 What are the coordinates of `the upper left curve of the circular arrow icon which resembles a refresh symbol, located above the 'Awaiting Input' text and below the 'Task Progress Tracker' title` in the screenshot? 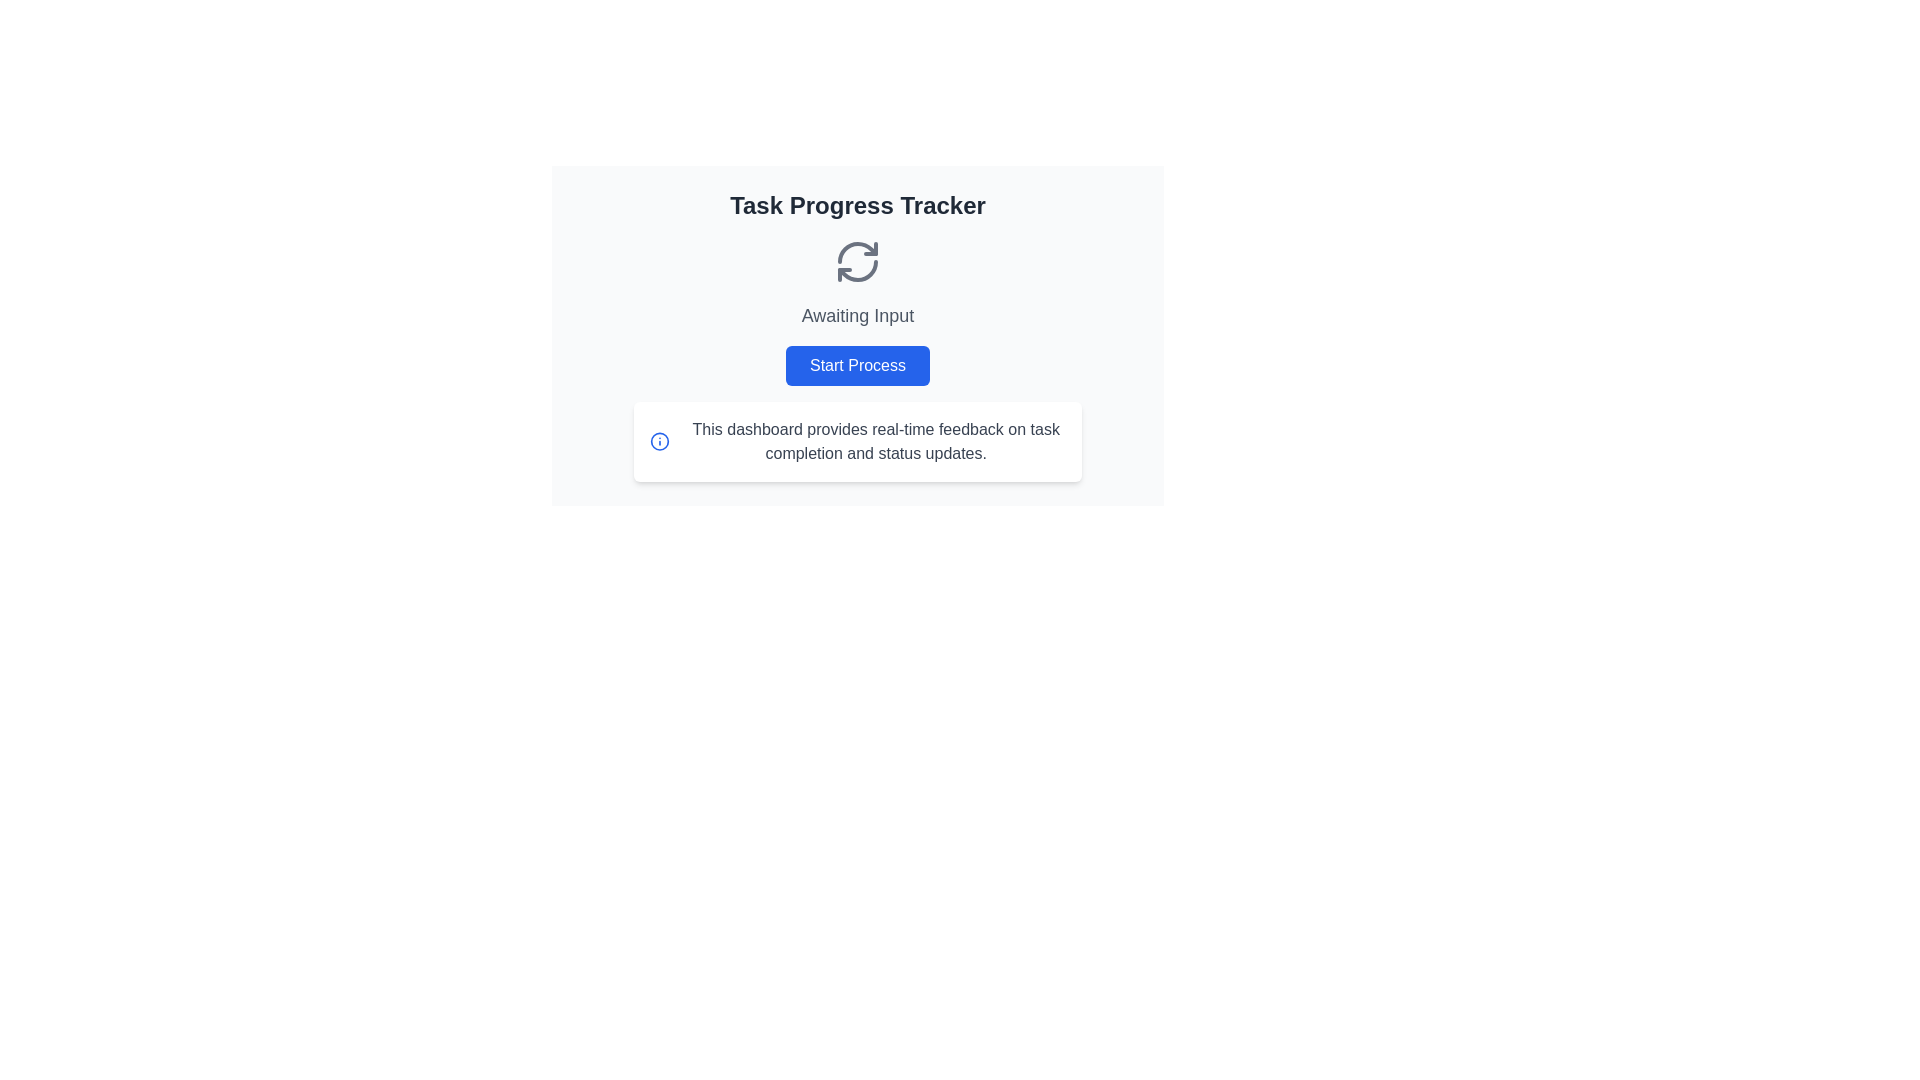 It's located at (858, 252).